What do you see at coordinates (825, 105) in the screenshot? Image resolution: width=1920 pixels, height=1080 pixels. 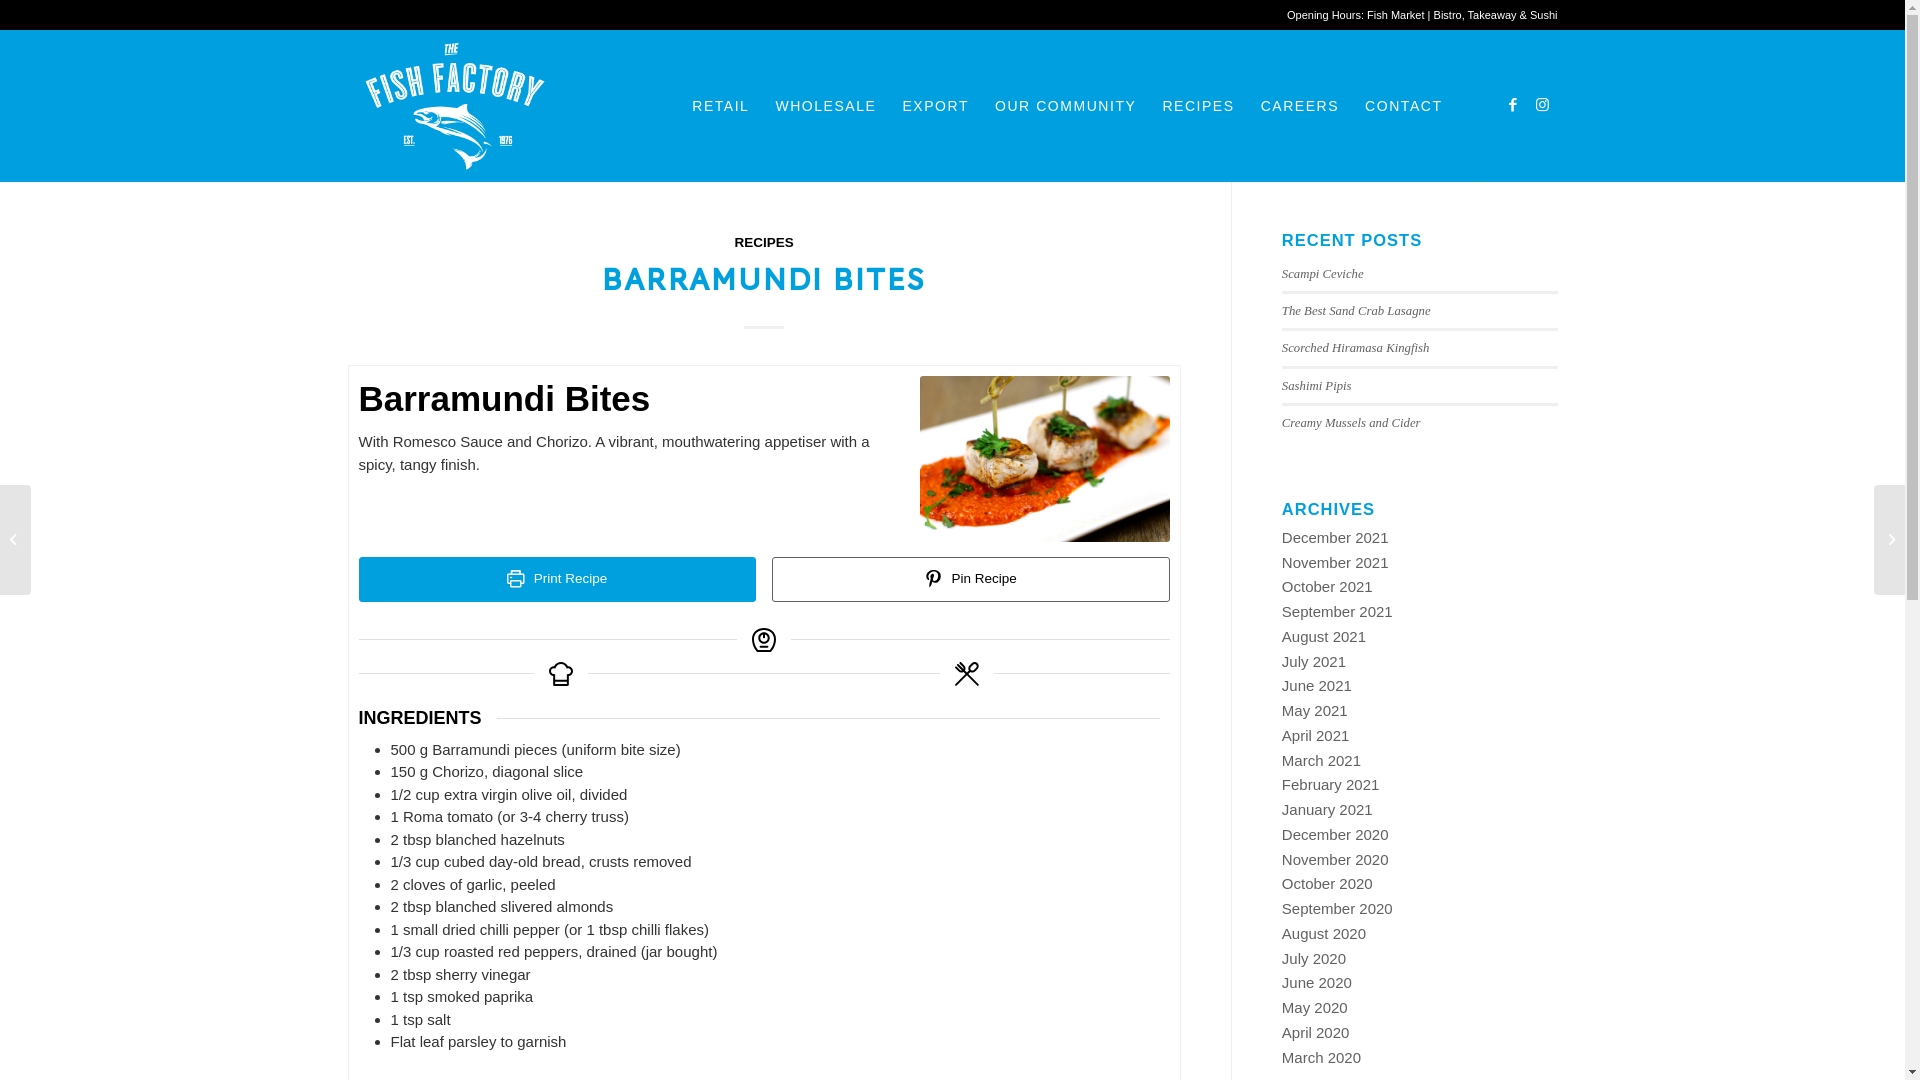 I see `'WHOLESALE'` at bounding box center [825, 105].